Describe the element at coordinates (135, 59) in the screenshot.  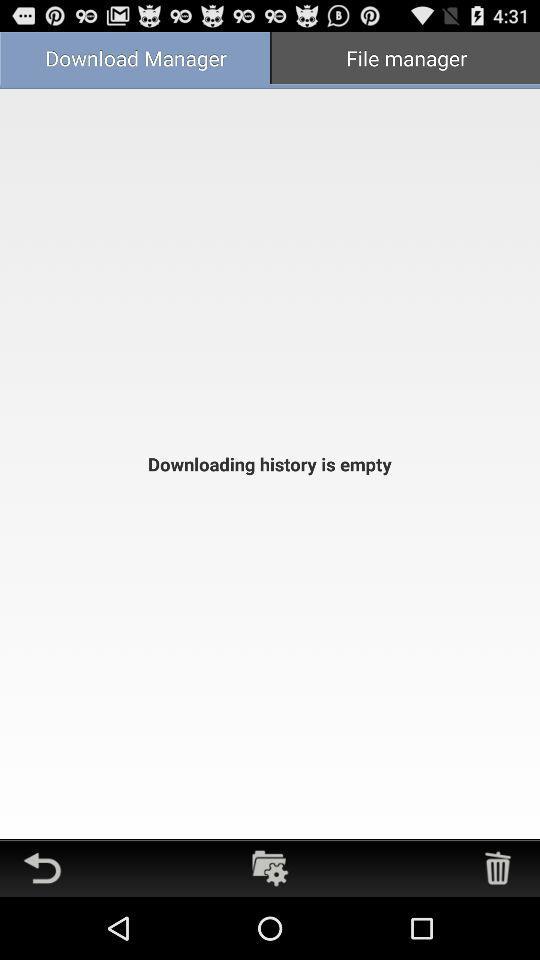
I see `the download manager icon` at that location.